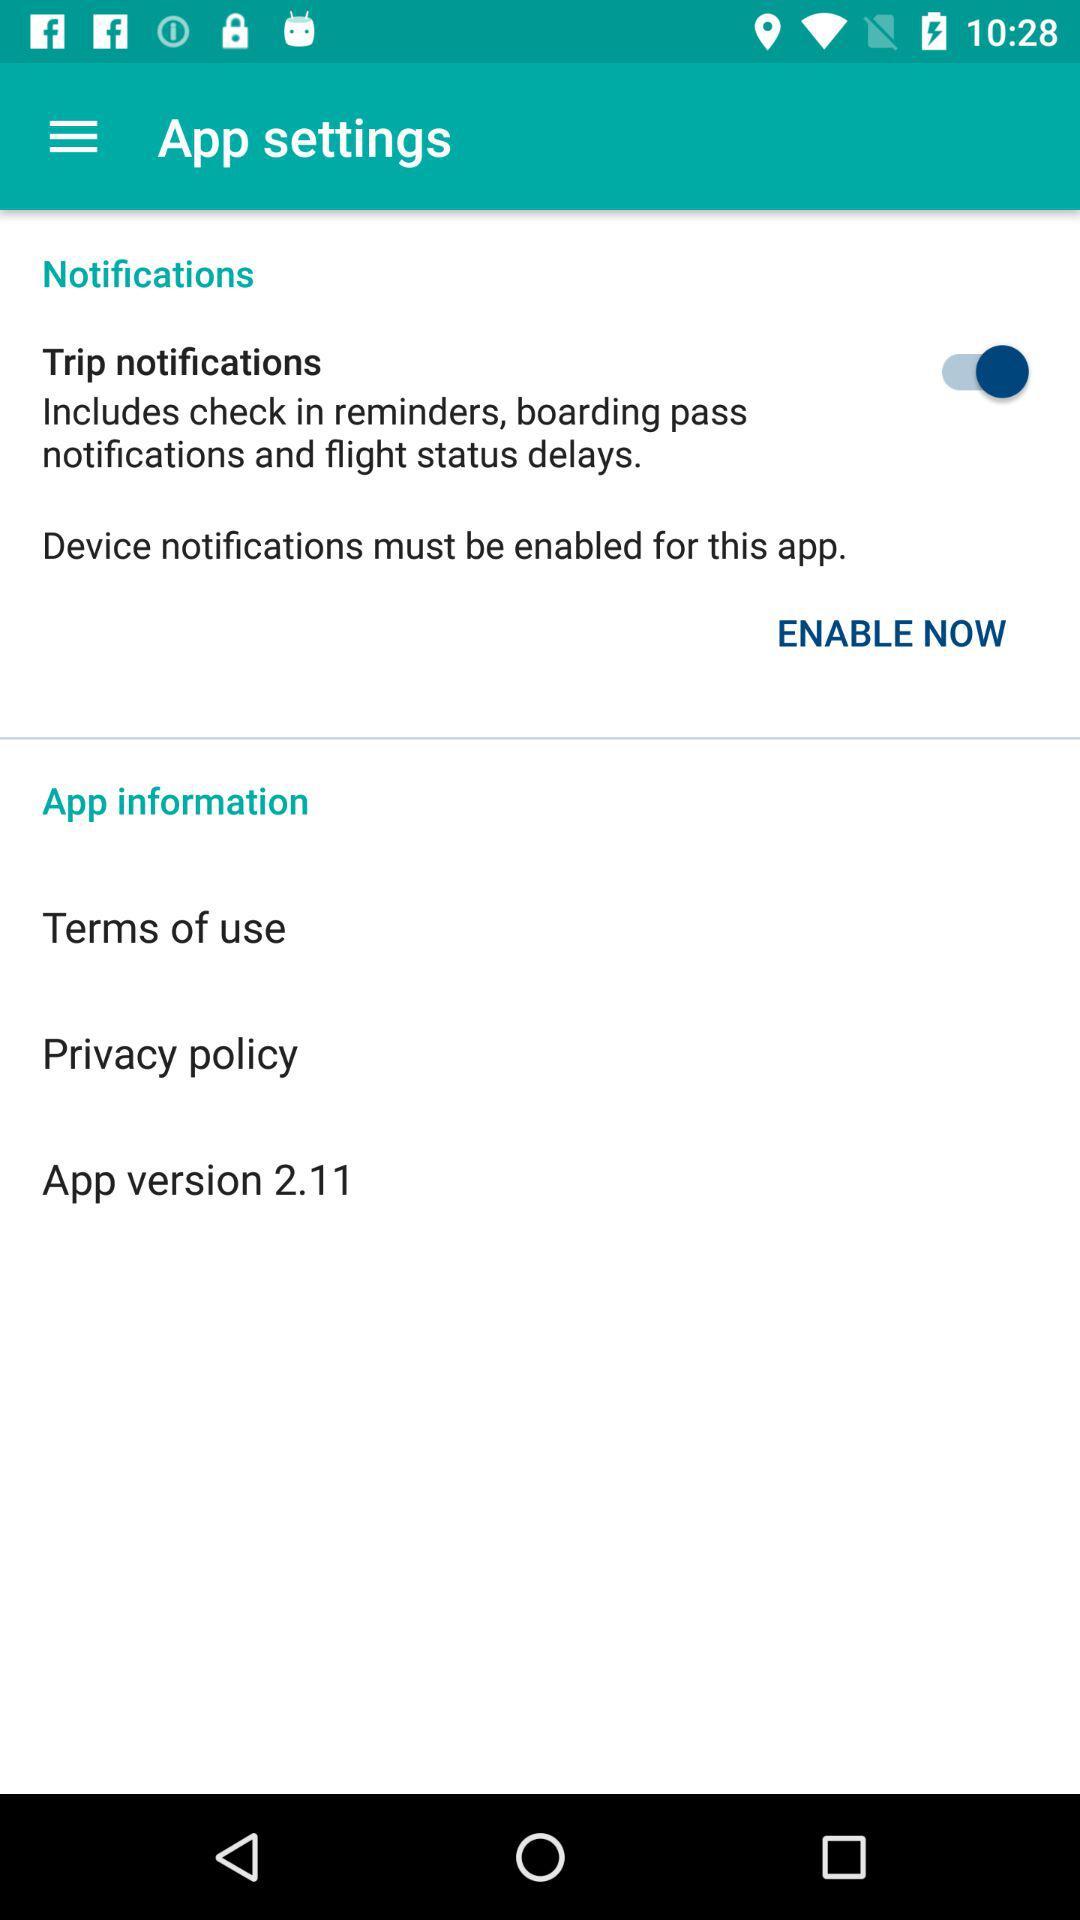 The height and width of the screenshot is (1920, 1080). What do you see at coordinates (938, 371) in the screenshot?
I see `the icon below the notifications item` at bounding box center [938, 371].